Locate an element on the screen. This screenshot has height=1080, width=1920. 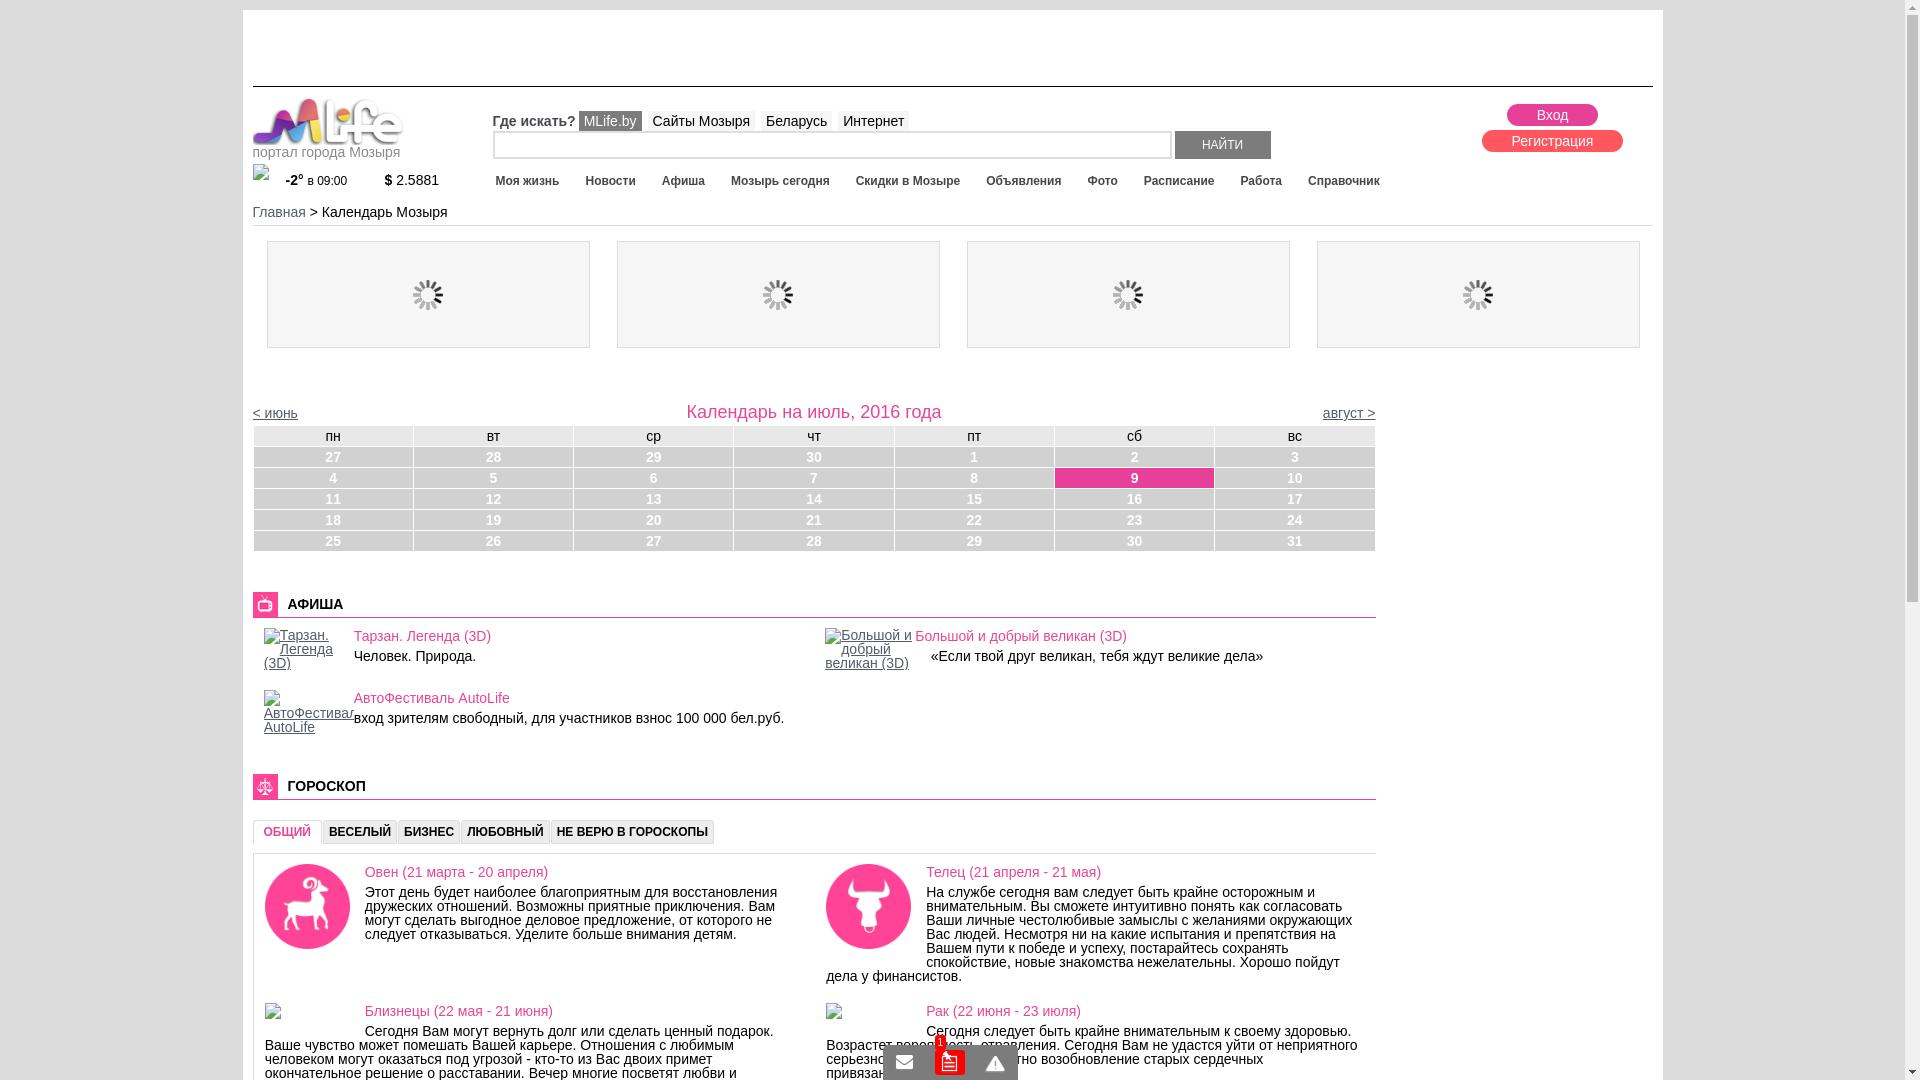
'16' is located at coordinates (1134, 497).